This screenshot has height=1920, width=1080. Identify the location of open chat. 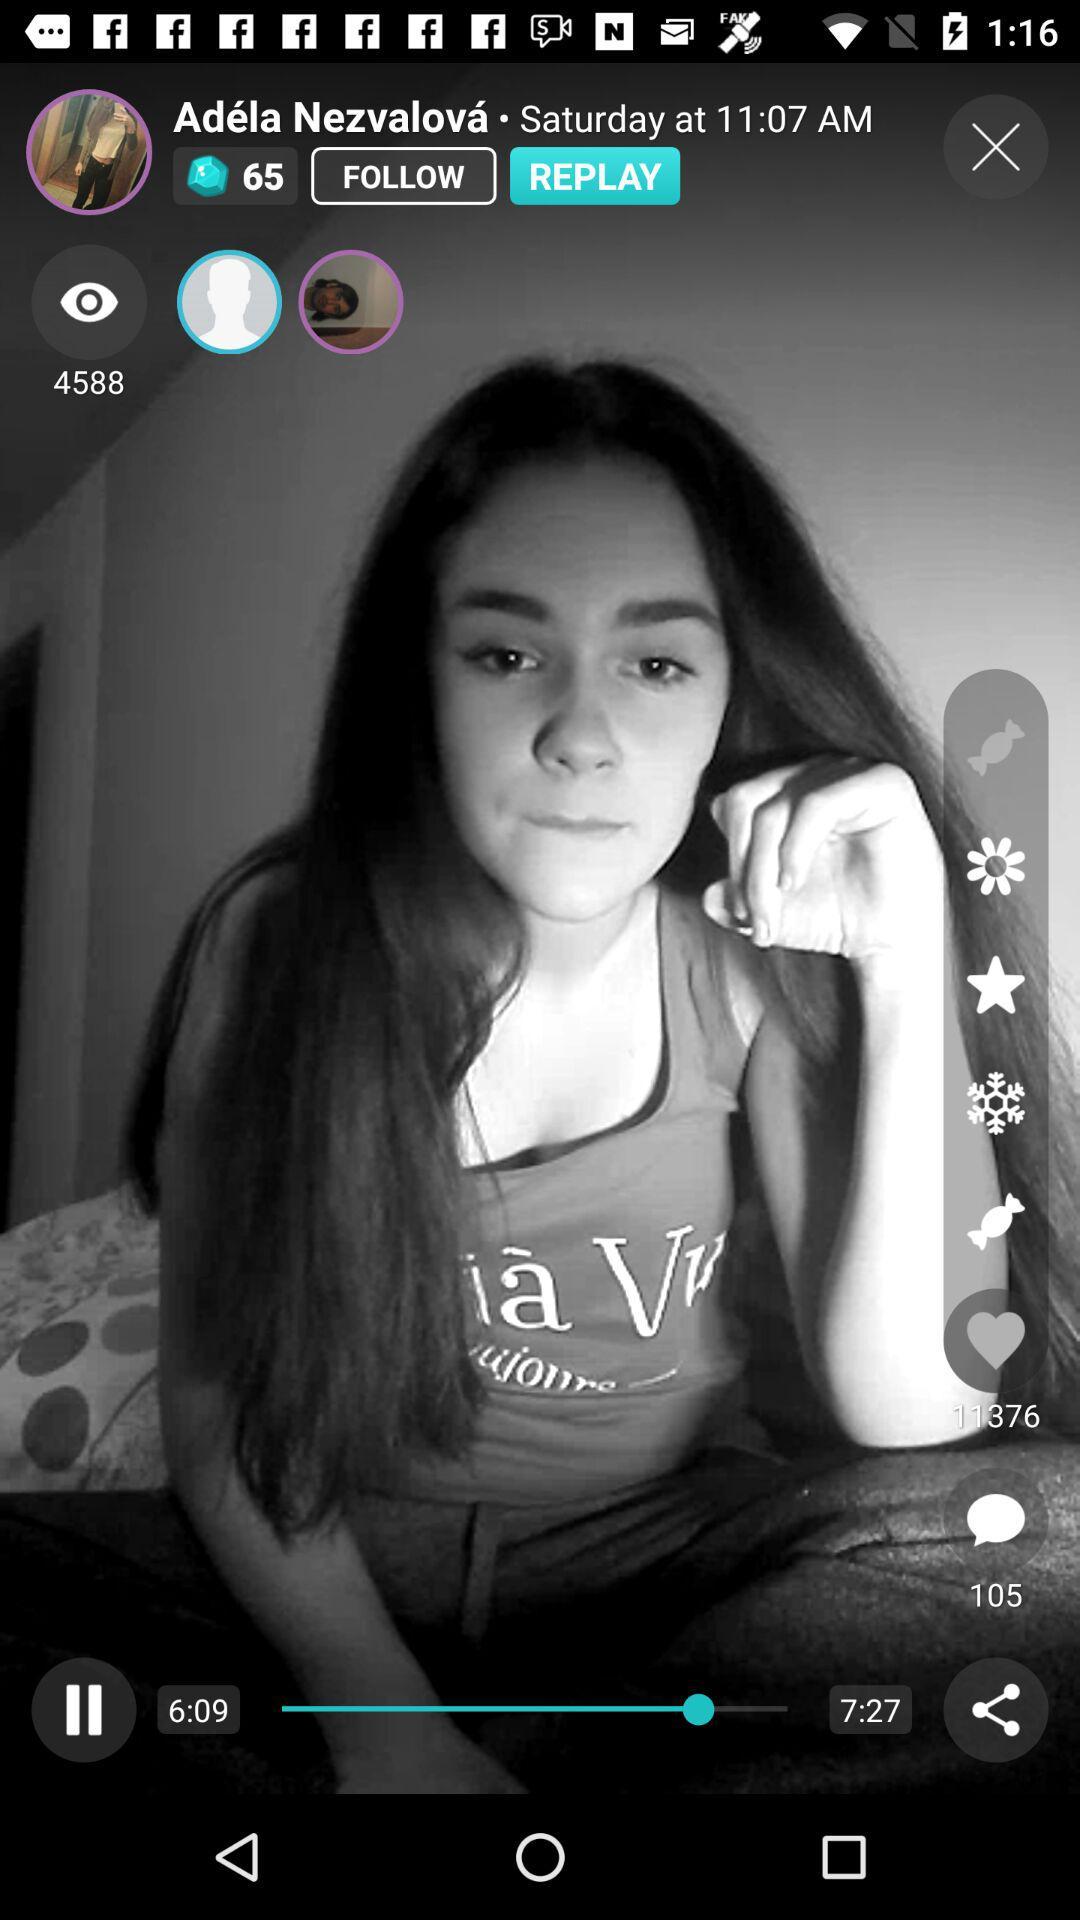
(995, 1520).